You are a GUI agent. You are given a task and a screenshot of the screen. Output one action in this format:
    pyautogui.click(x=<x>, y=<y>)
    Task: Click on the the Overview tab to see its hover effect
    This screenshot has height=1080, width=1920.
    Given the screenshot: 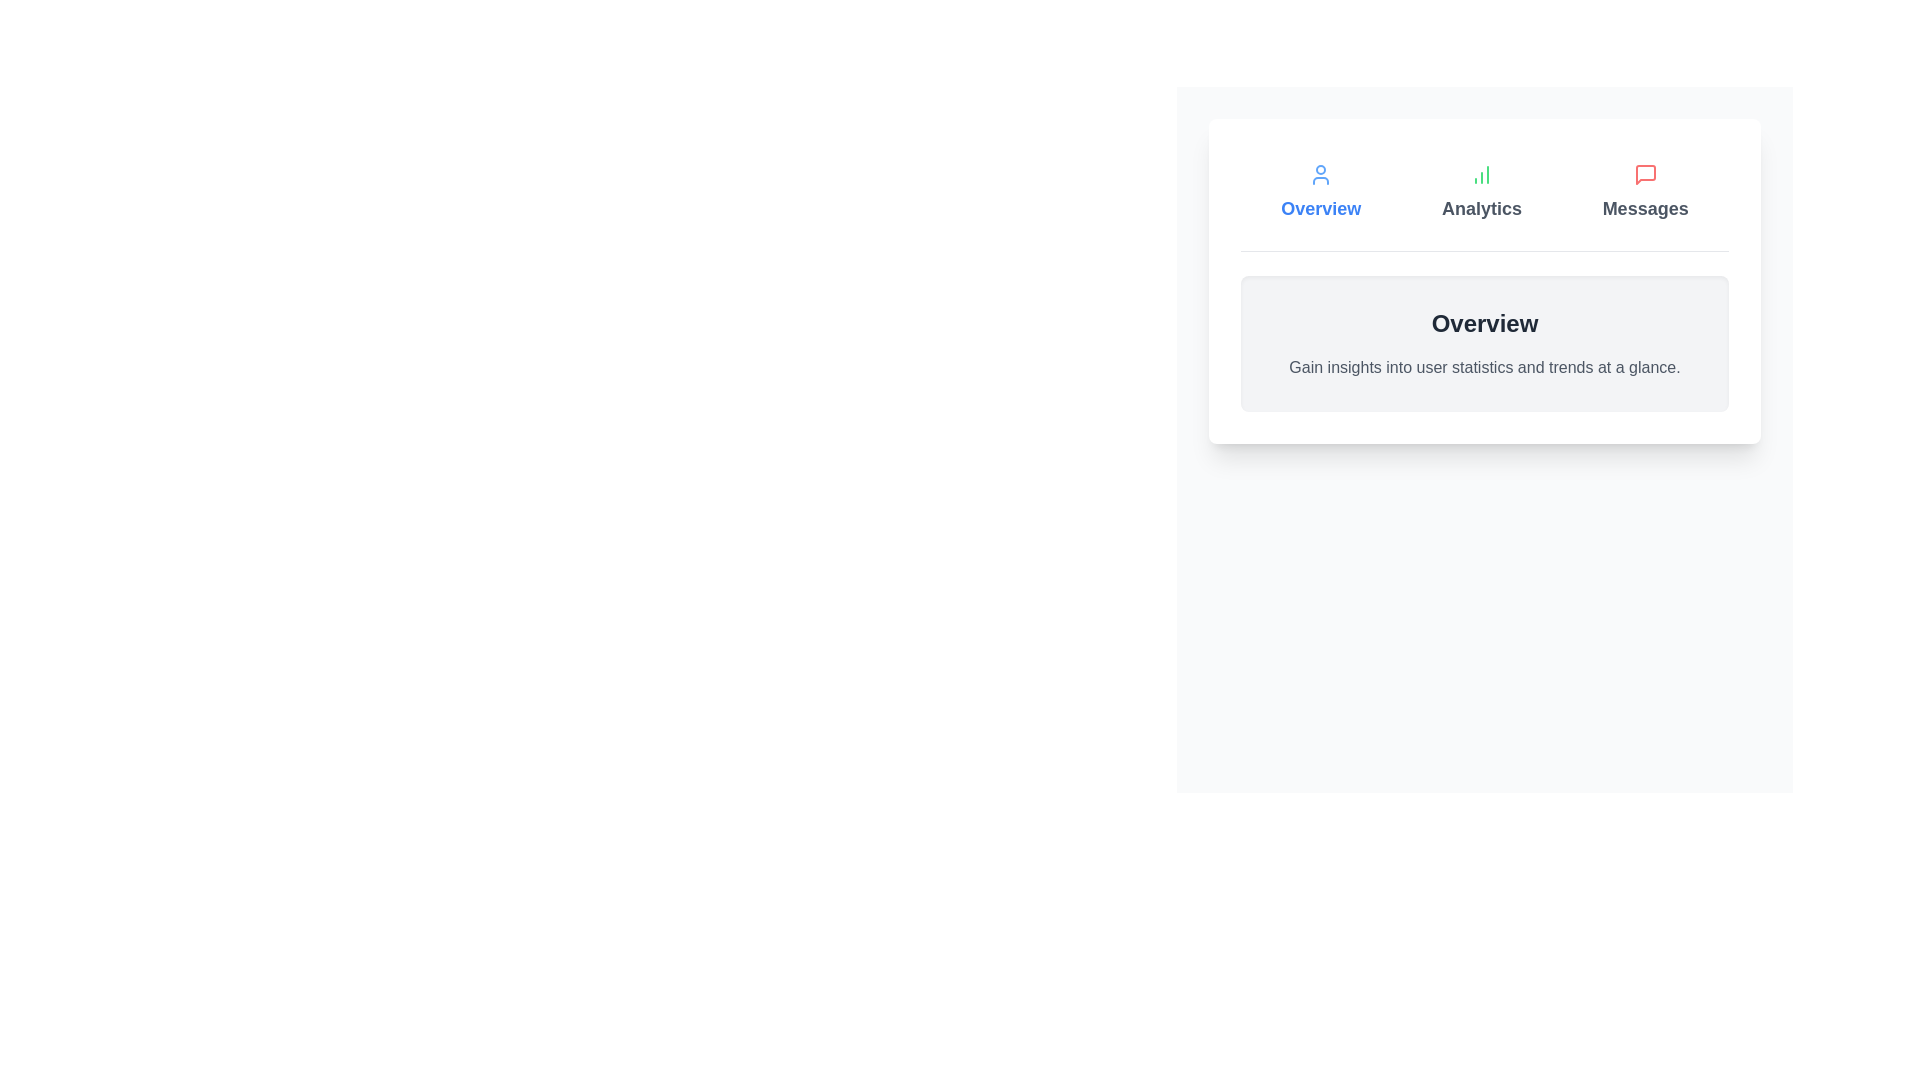 What is the action you would take?
    pyautogui.click(x=1321, y=192)
    